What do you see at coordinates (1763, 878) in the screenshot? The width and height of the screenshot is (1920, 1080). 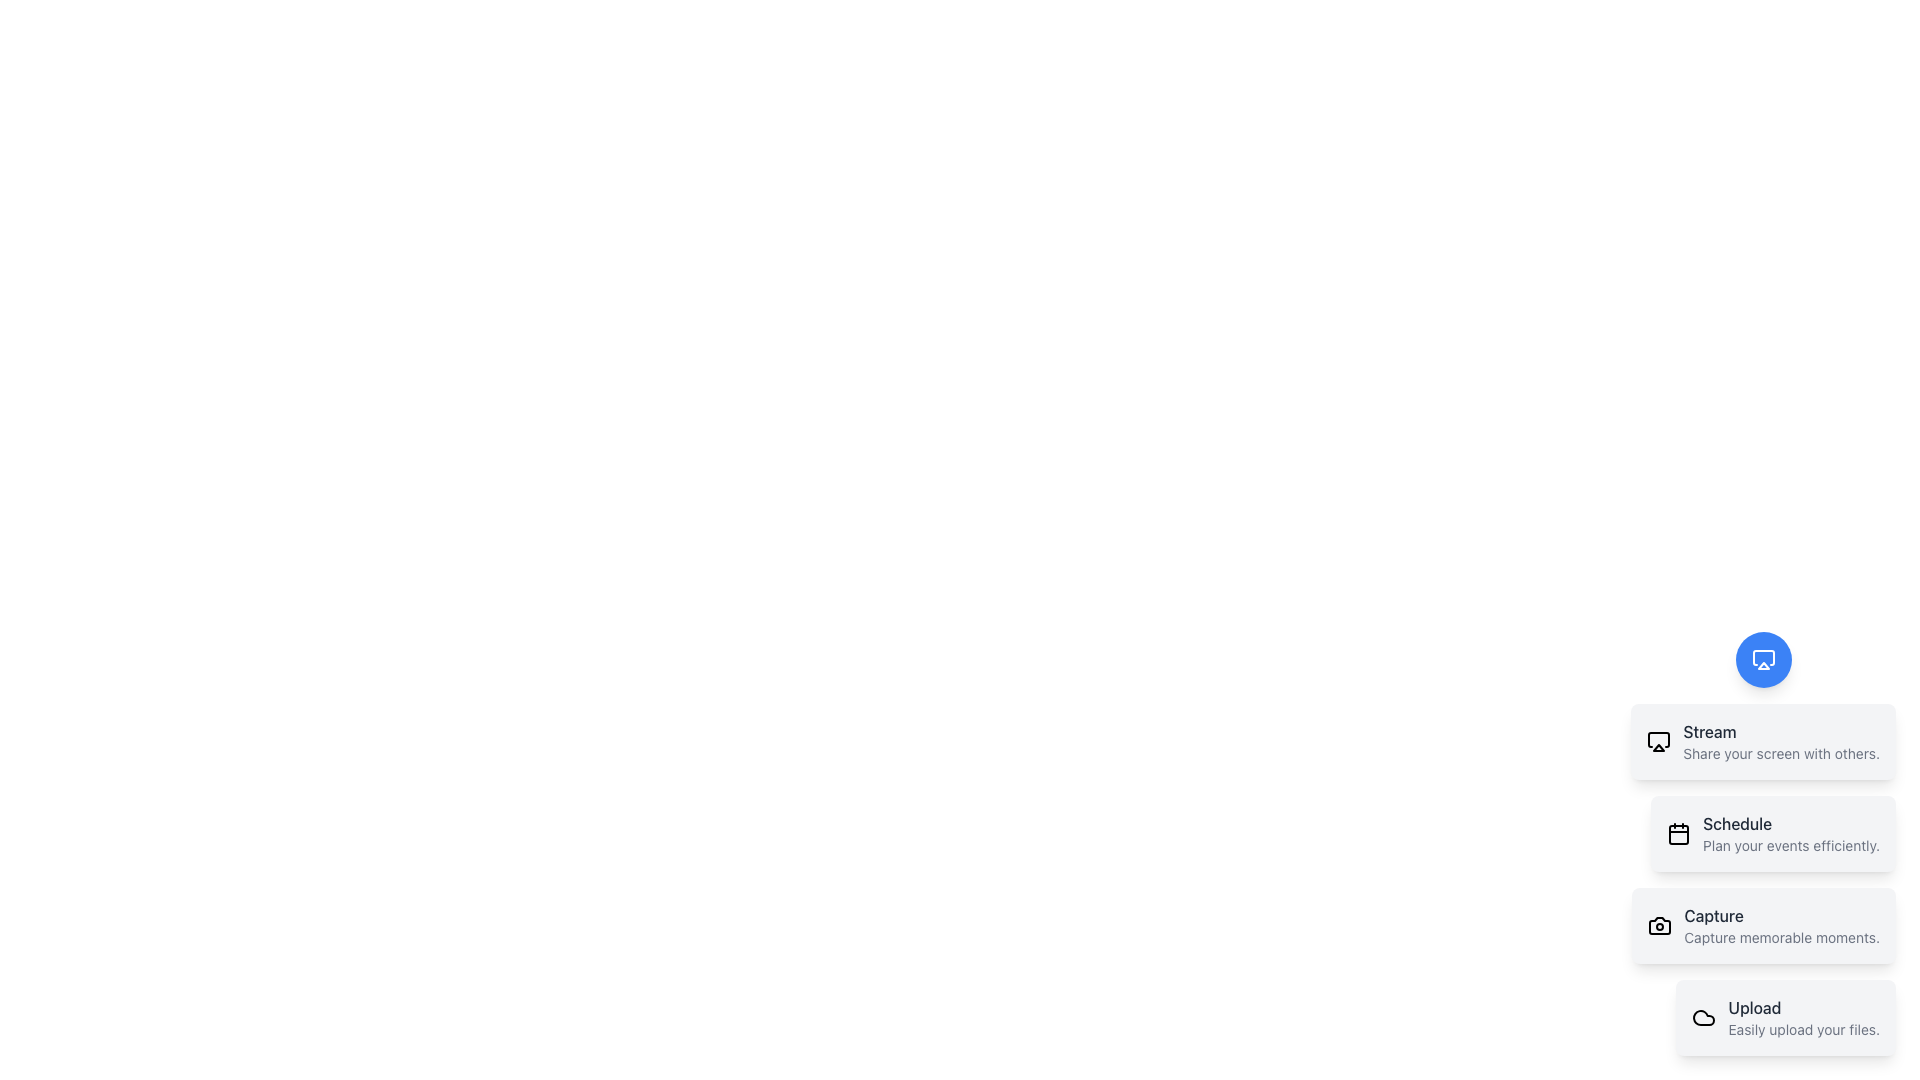 I see `the 'Schedule' card` at bounding box center [1763, 878].